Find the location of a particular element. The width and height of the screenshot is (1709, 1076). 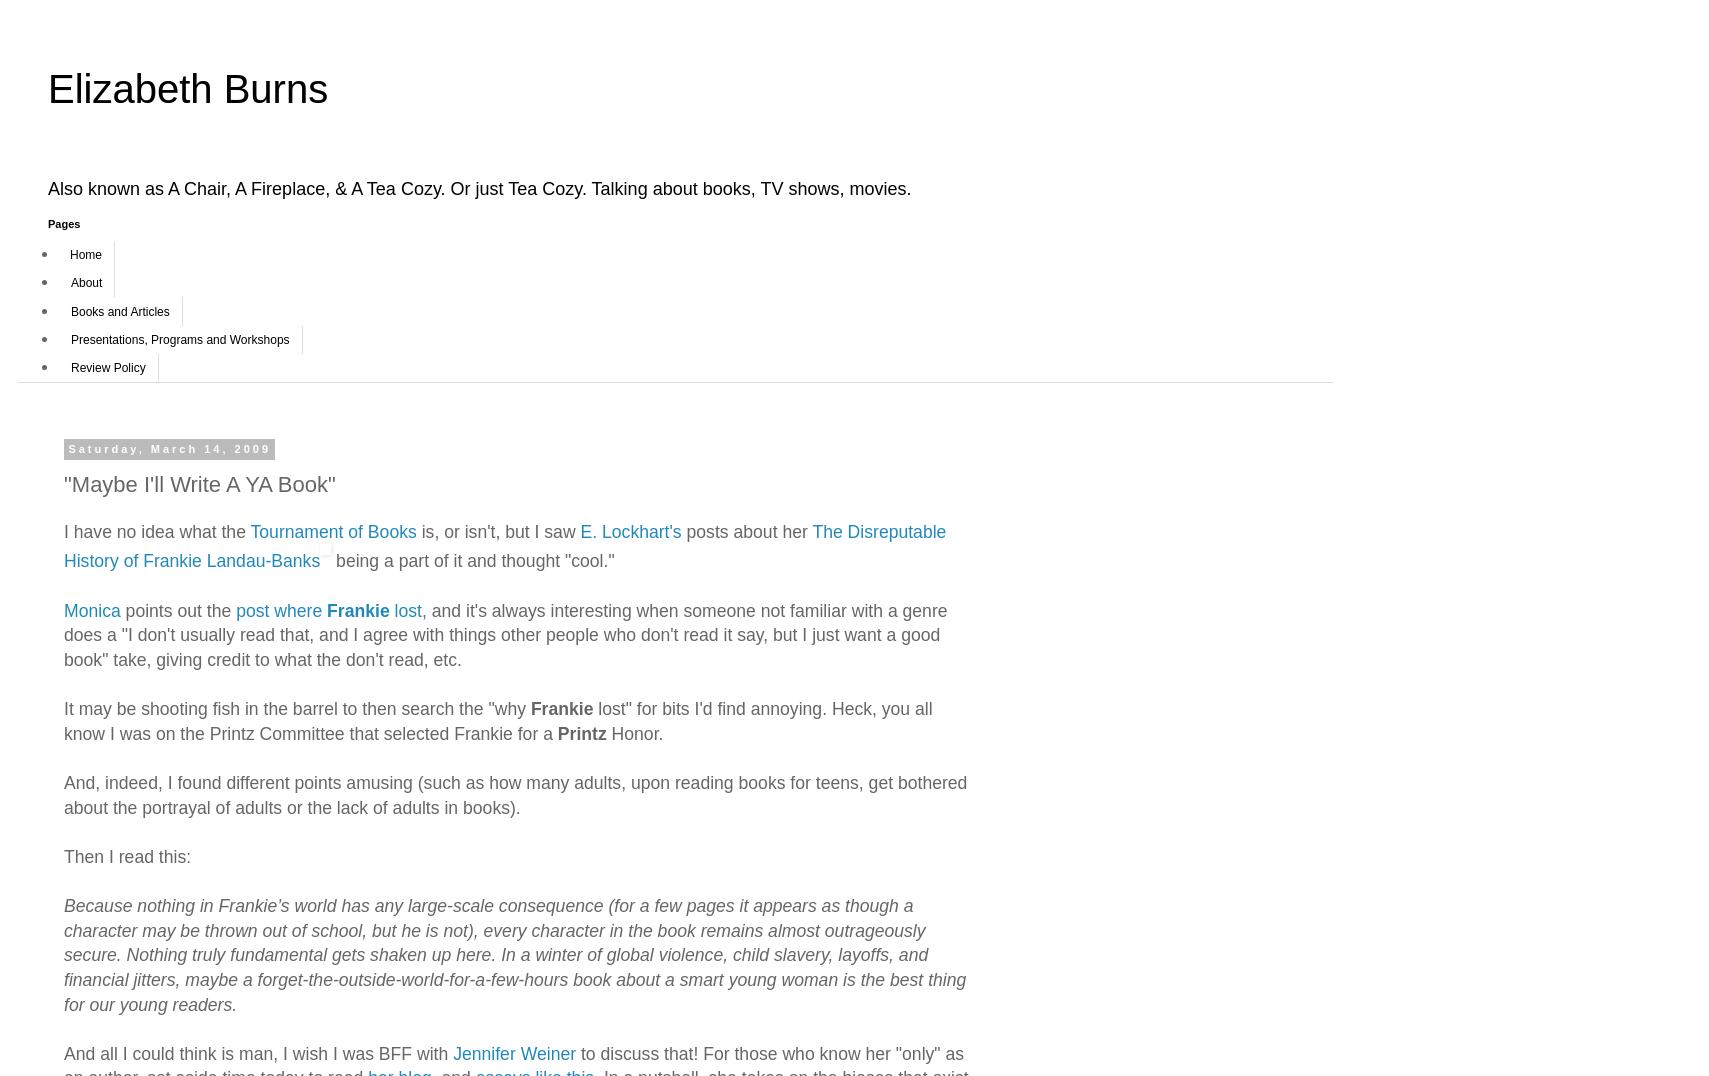

'It may be shooting fish in the barrel to then search the "why' is located at coordinates (296, 708).